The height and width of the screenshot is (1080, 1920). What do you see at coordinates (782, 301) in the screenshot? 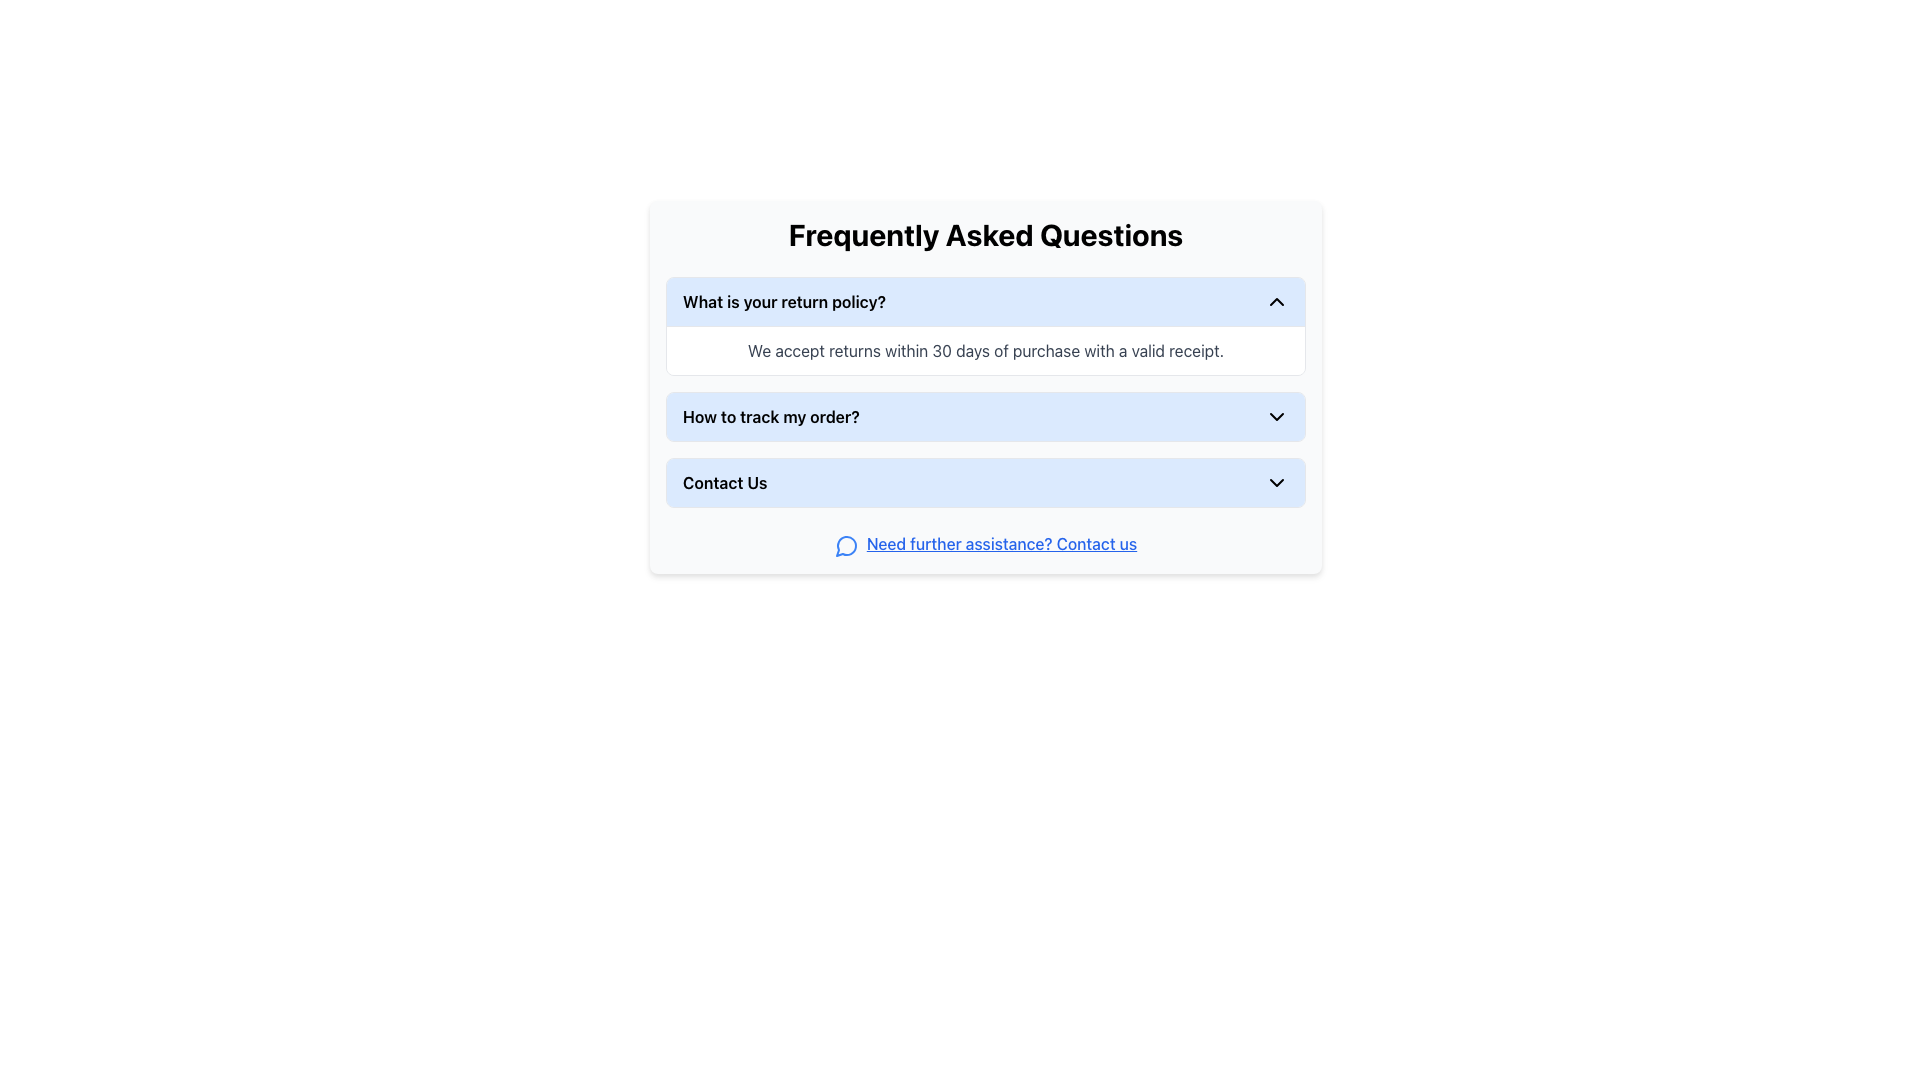
I see `the Text Label (Header within a collapsible accordion) located at the top of the 'Frequently Asked Questions' section` at bounding box center [782, 301].